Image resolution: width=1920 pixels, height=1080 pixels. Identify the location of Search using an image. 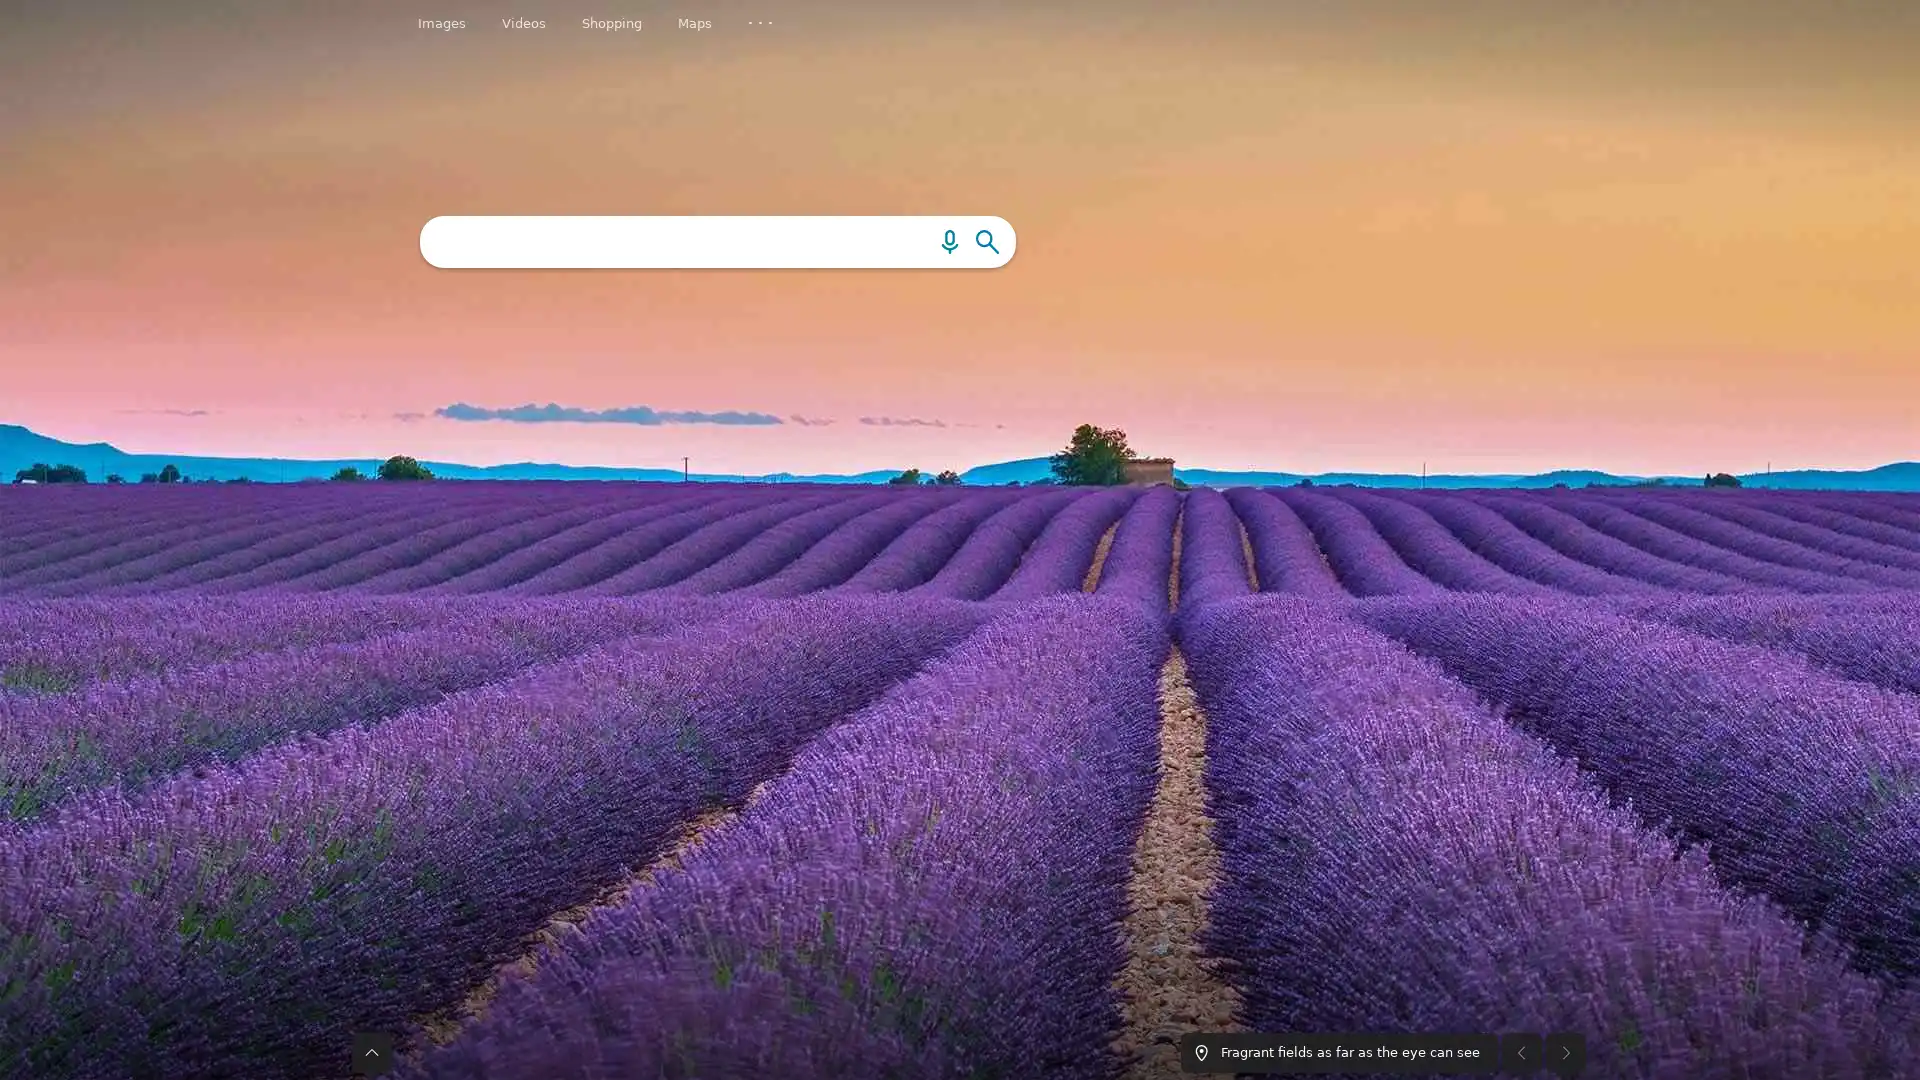
(948, 240).